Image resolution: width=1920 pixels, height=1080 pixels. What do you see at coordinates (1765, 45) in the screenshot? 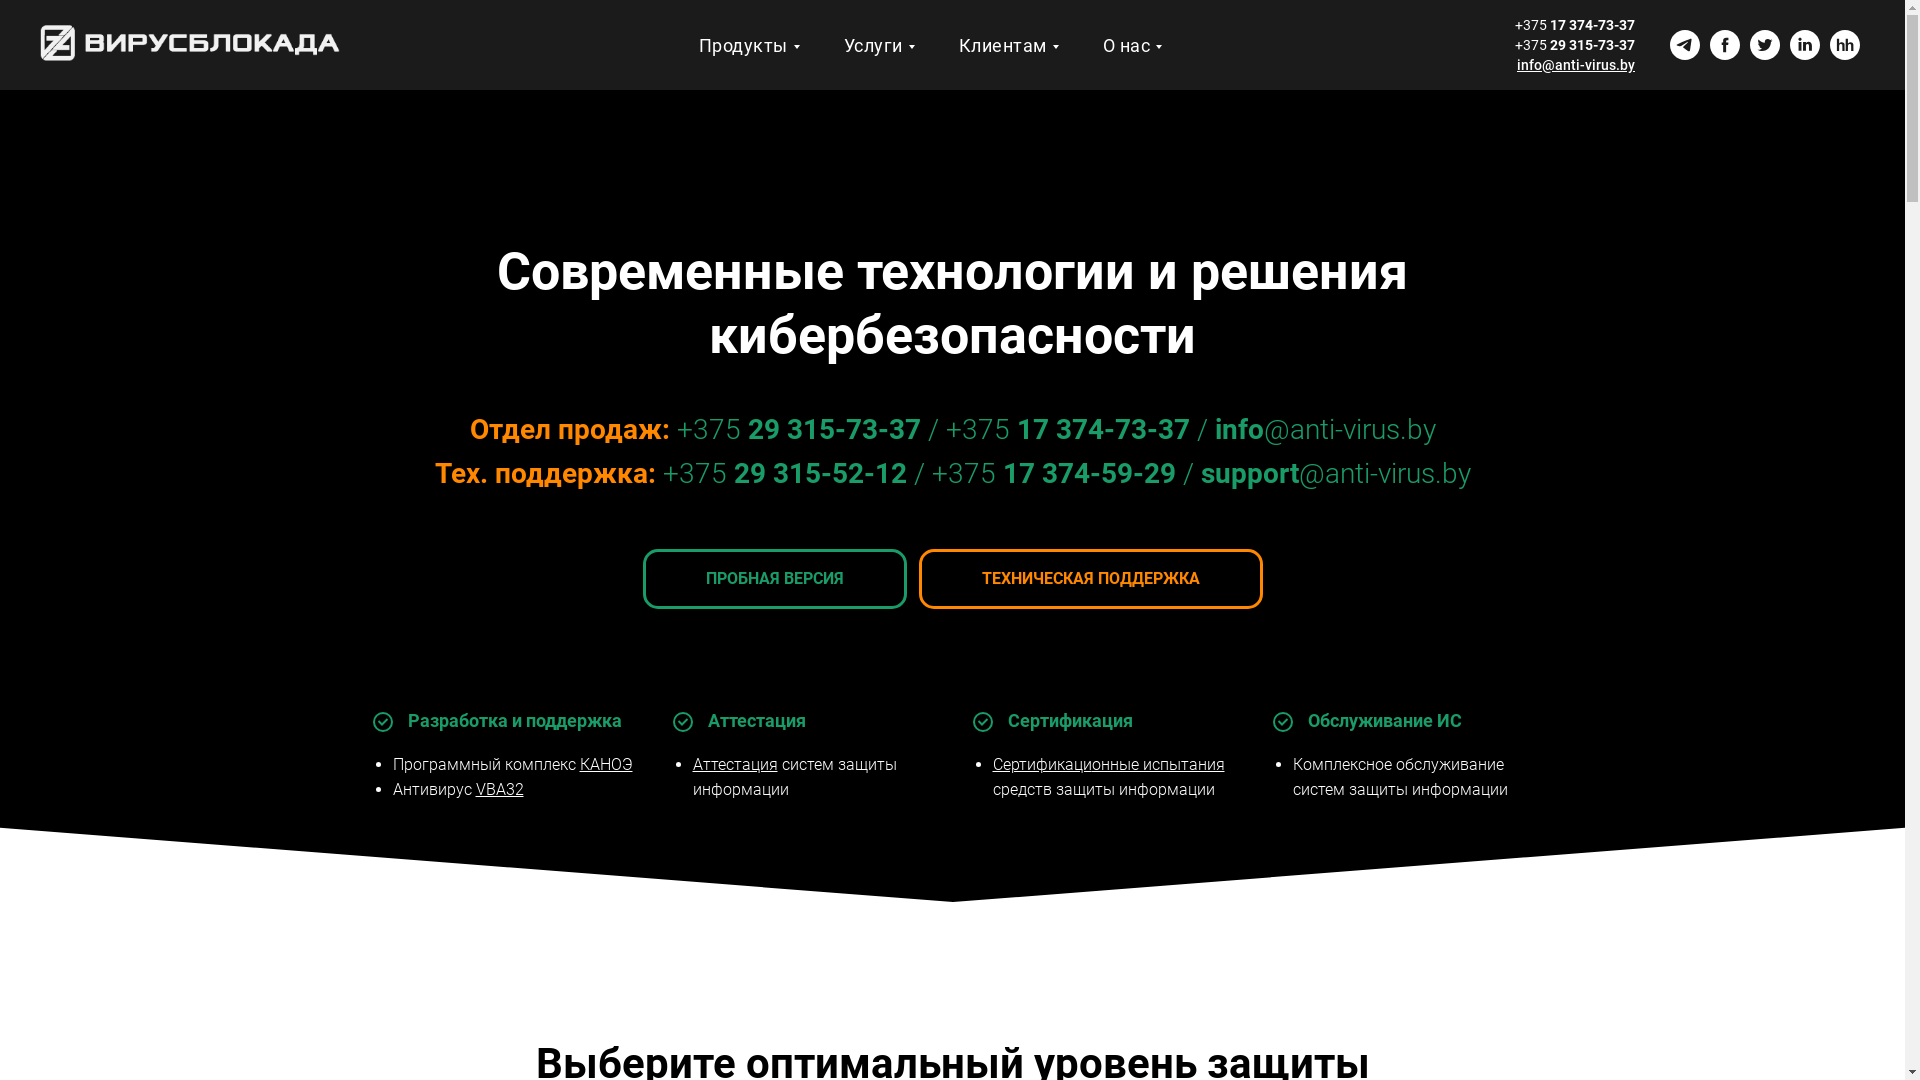
I see `'Twitter'` at bounding box center [1765, 45].